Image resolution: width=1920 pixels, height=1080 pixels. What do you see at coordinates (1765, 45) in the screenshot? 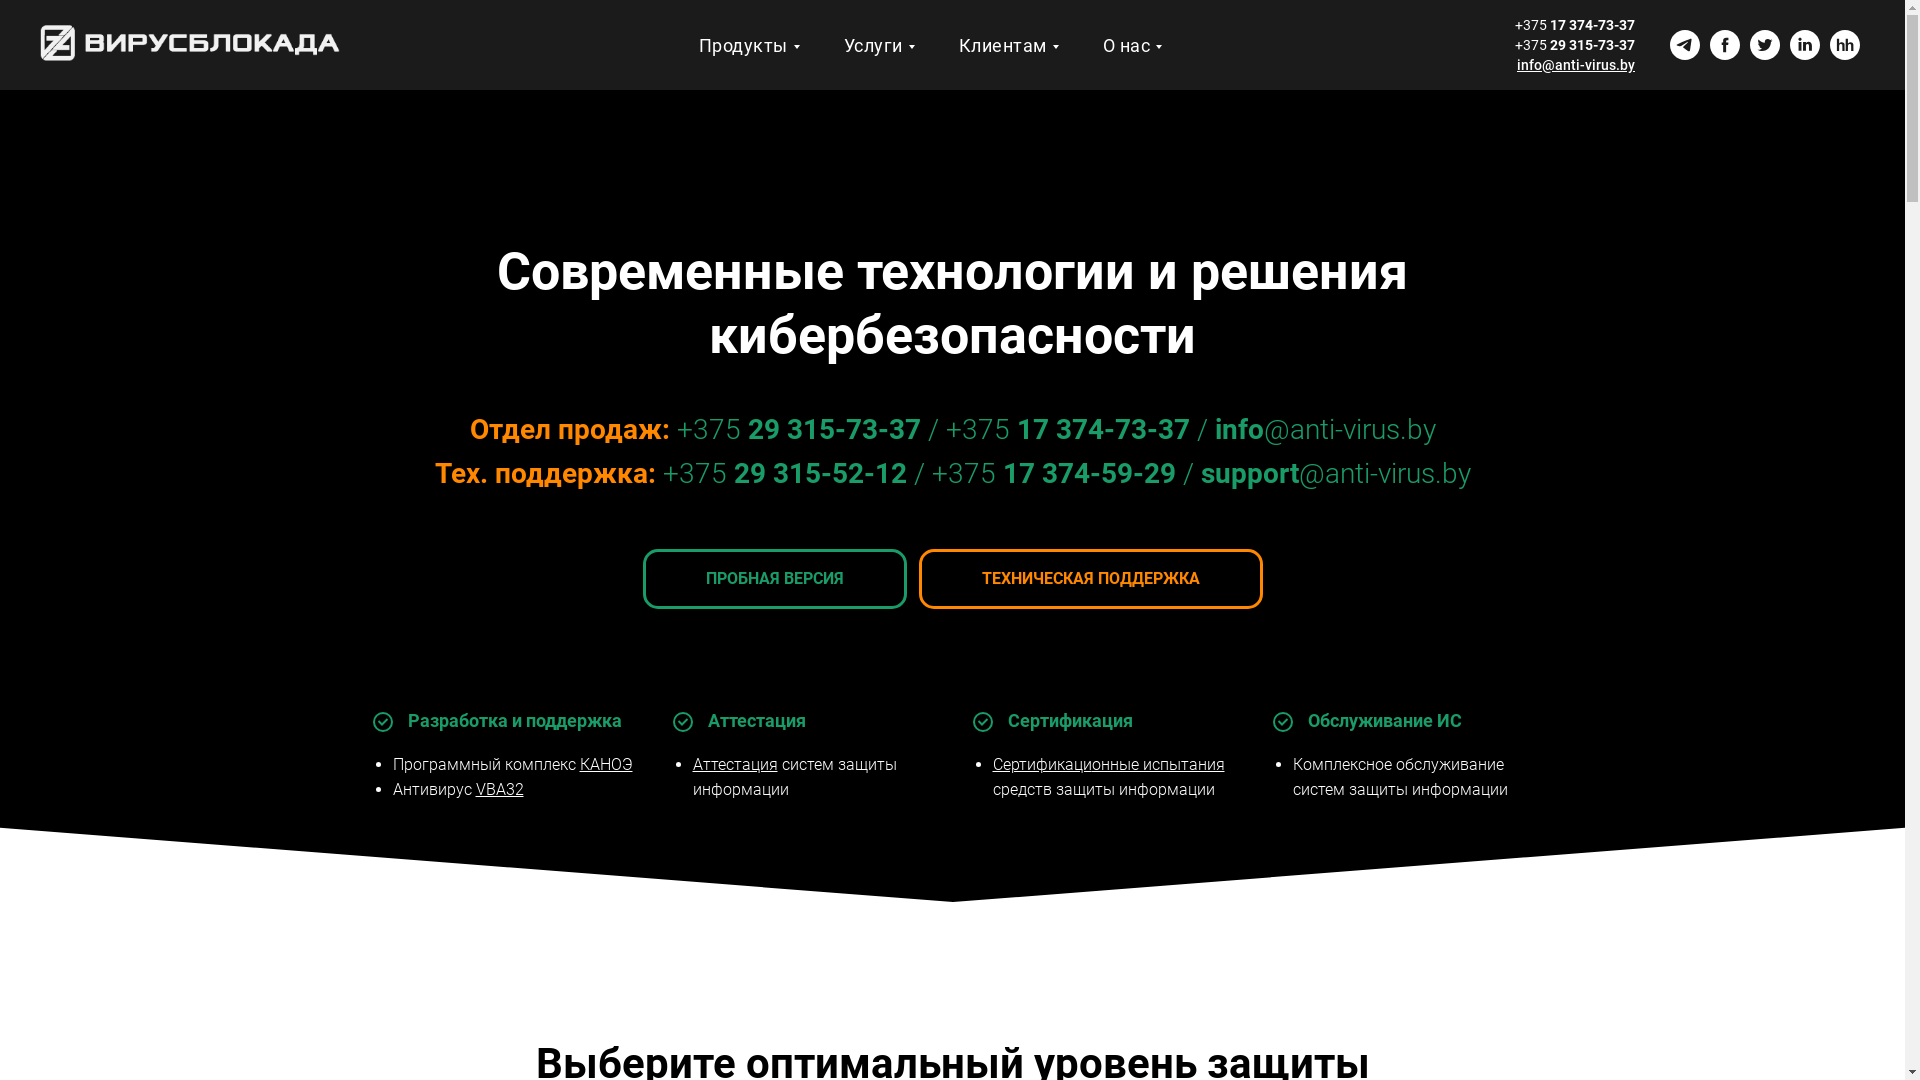
I see `'Twitter'` at bounding box center [1765, 45].